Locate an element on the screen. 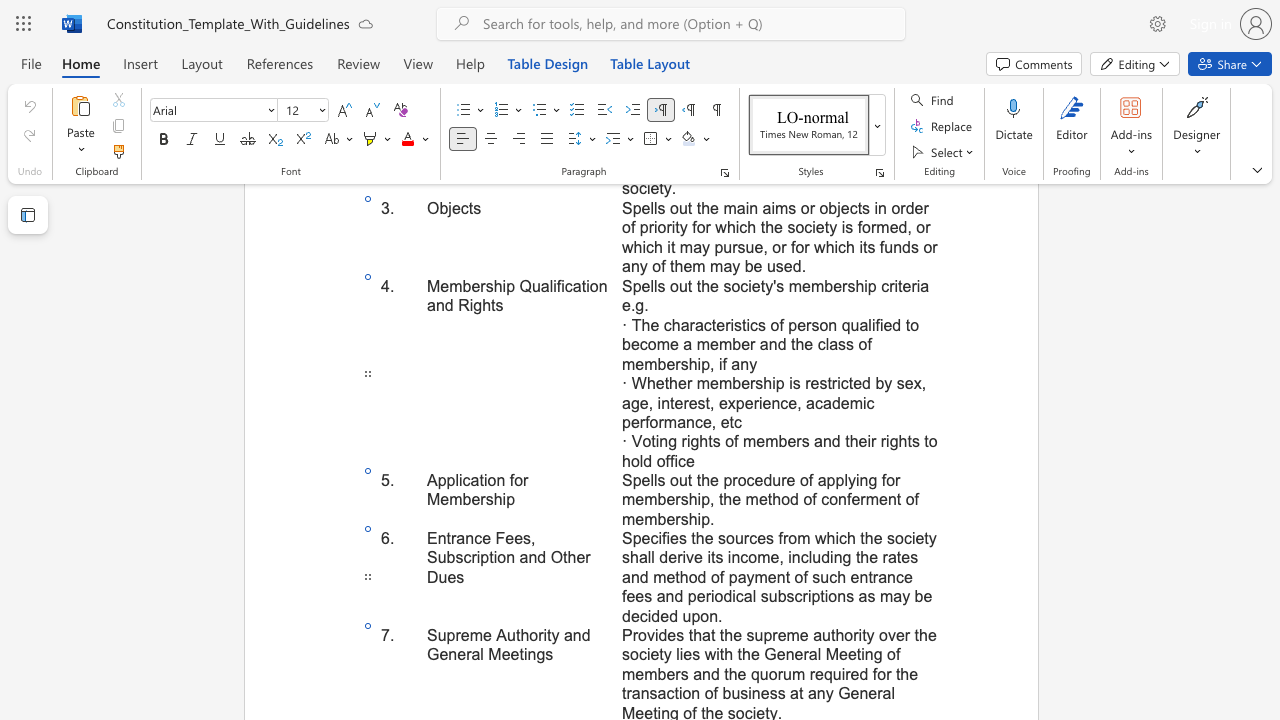 The width and height of the screenshot is (1280, 720). the 3th character "t" in the text is located at coordinates (847, 440).